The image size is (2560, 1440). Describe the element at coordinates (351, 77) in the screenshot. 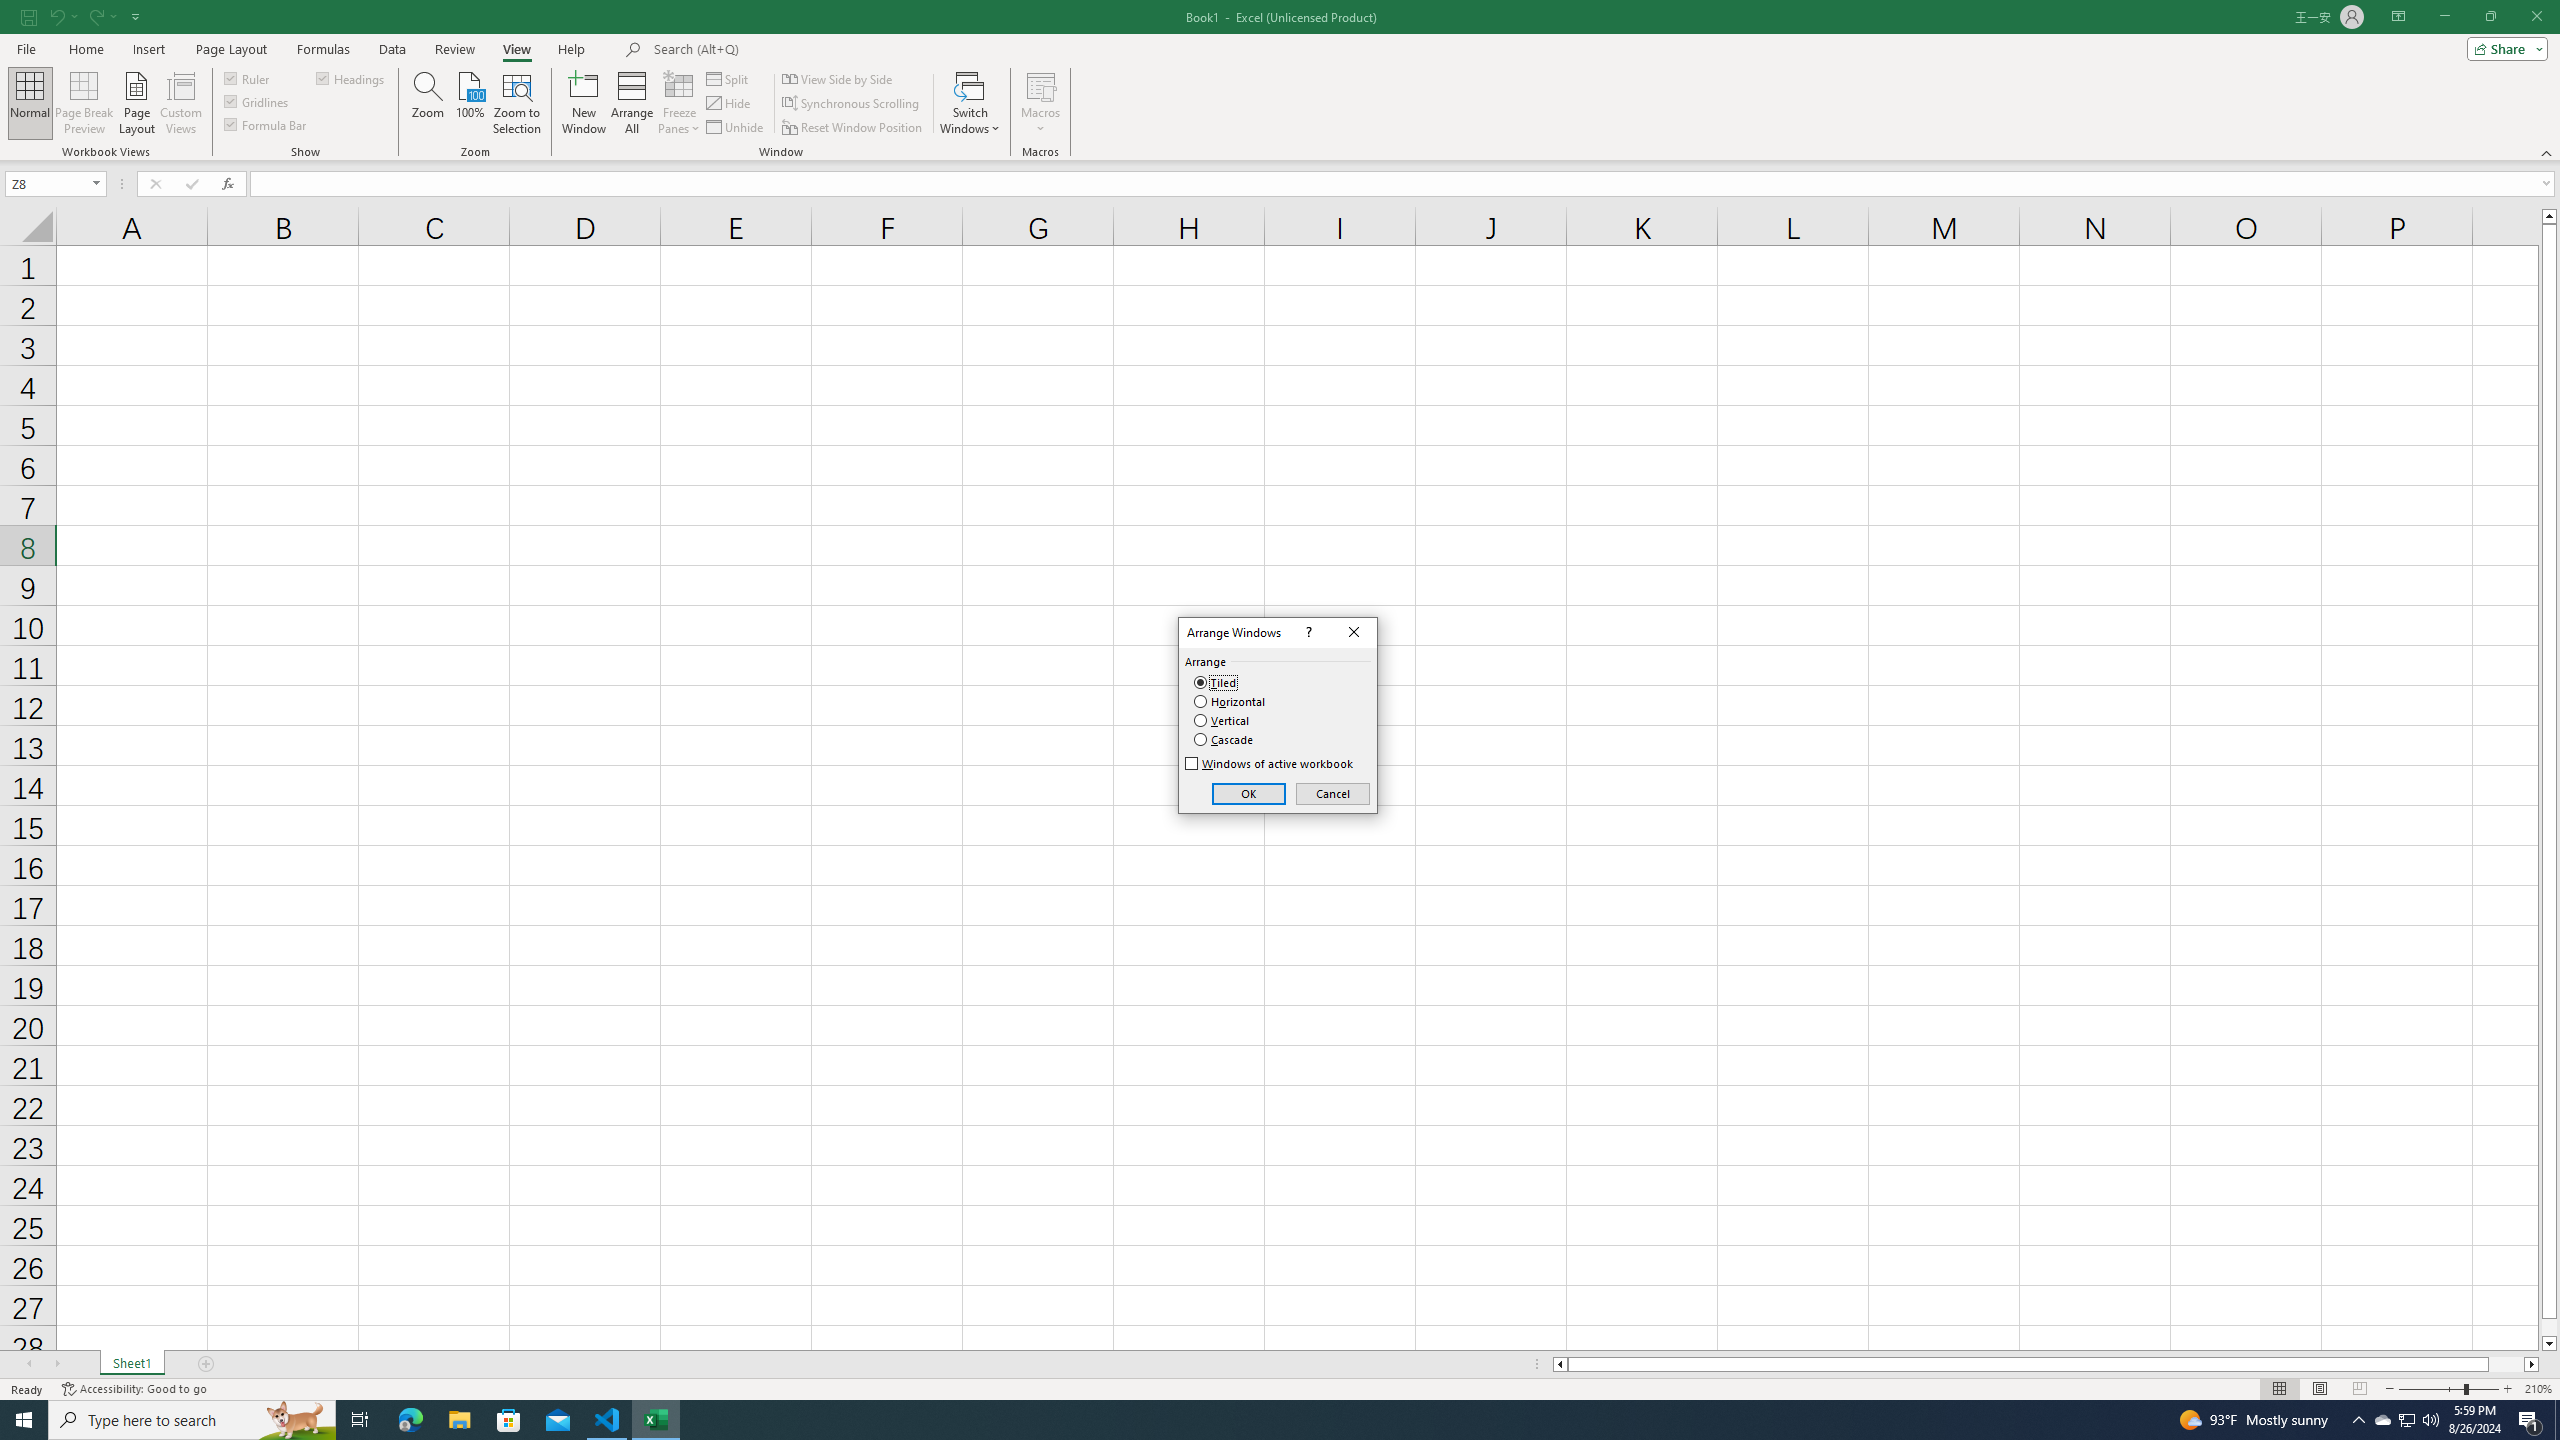

I see `'Headings'` at that location.